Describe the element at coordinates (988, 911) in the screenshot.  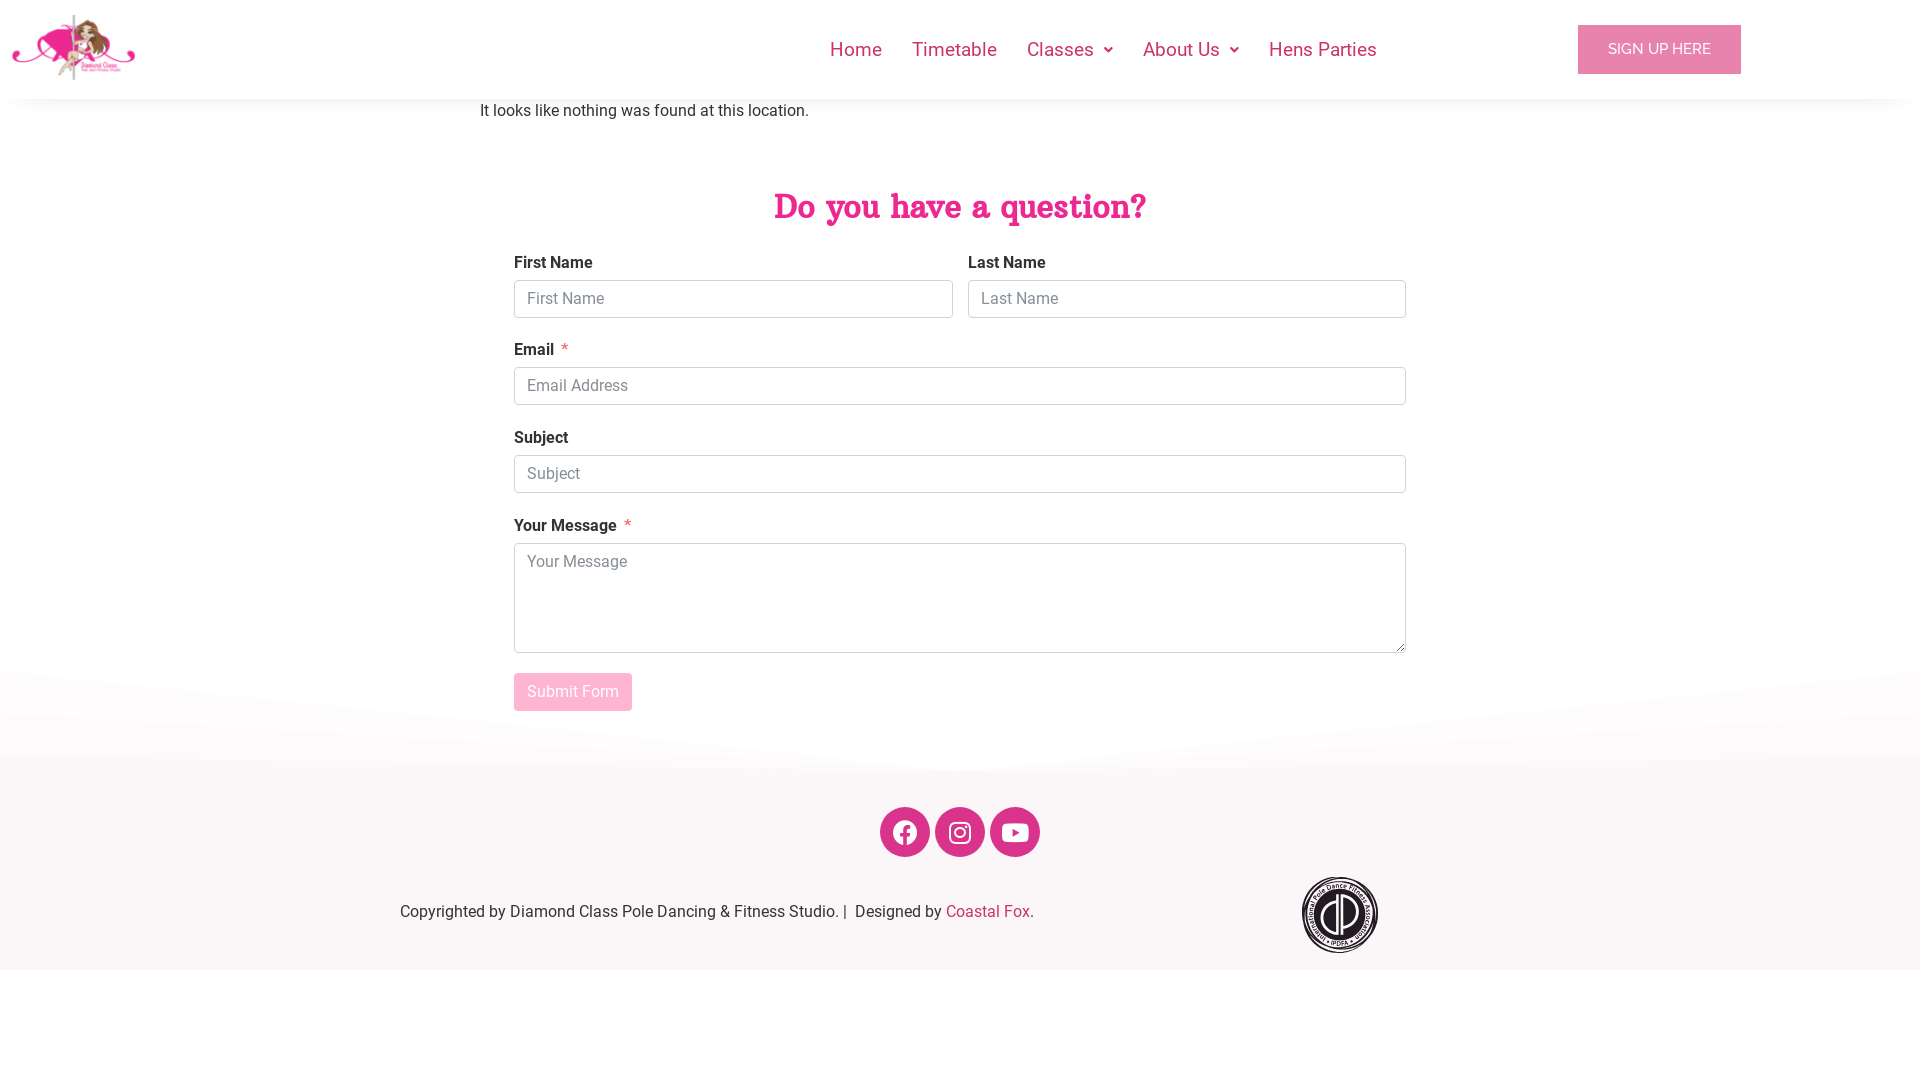
I see `'Coastal Fox'` at that location.